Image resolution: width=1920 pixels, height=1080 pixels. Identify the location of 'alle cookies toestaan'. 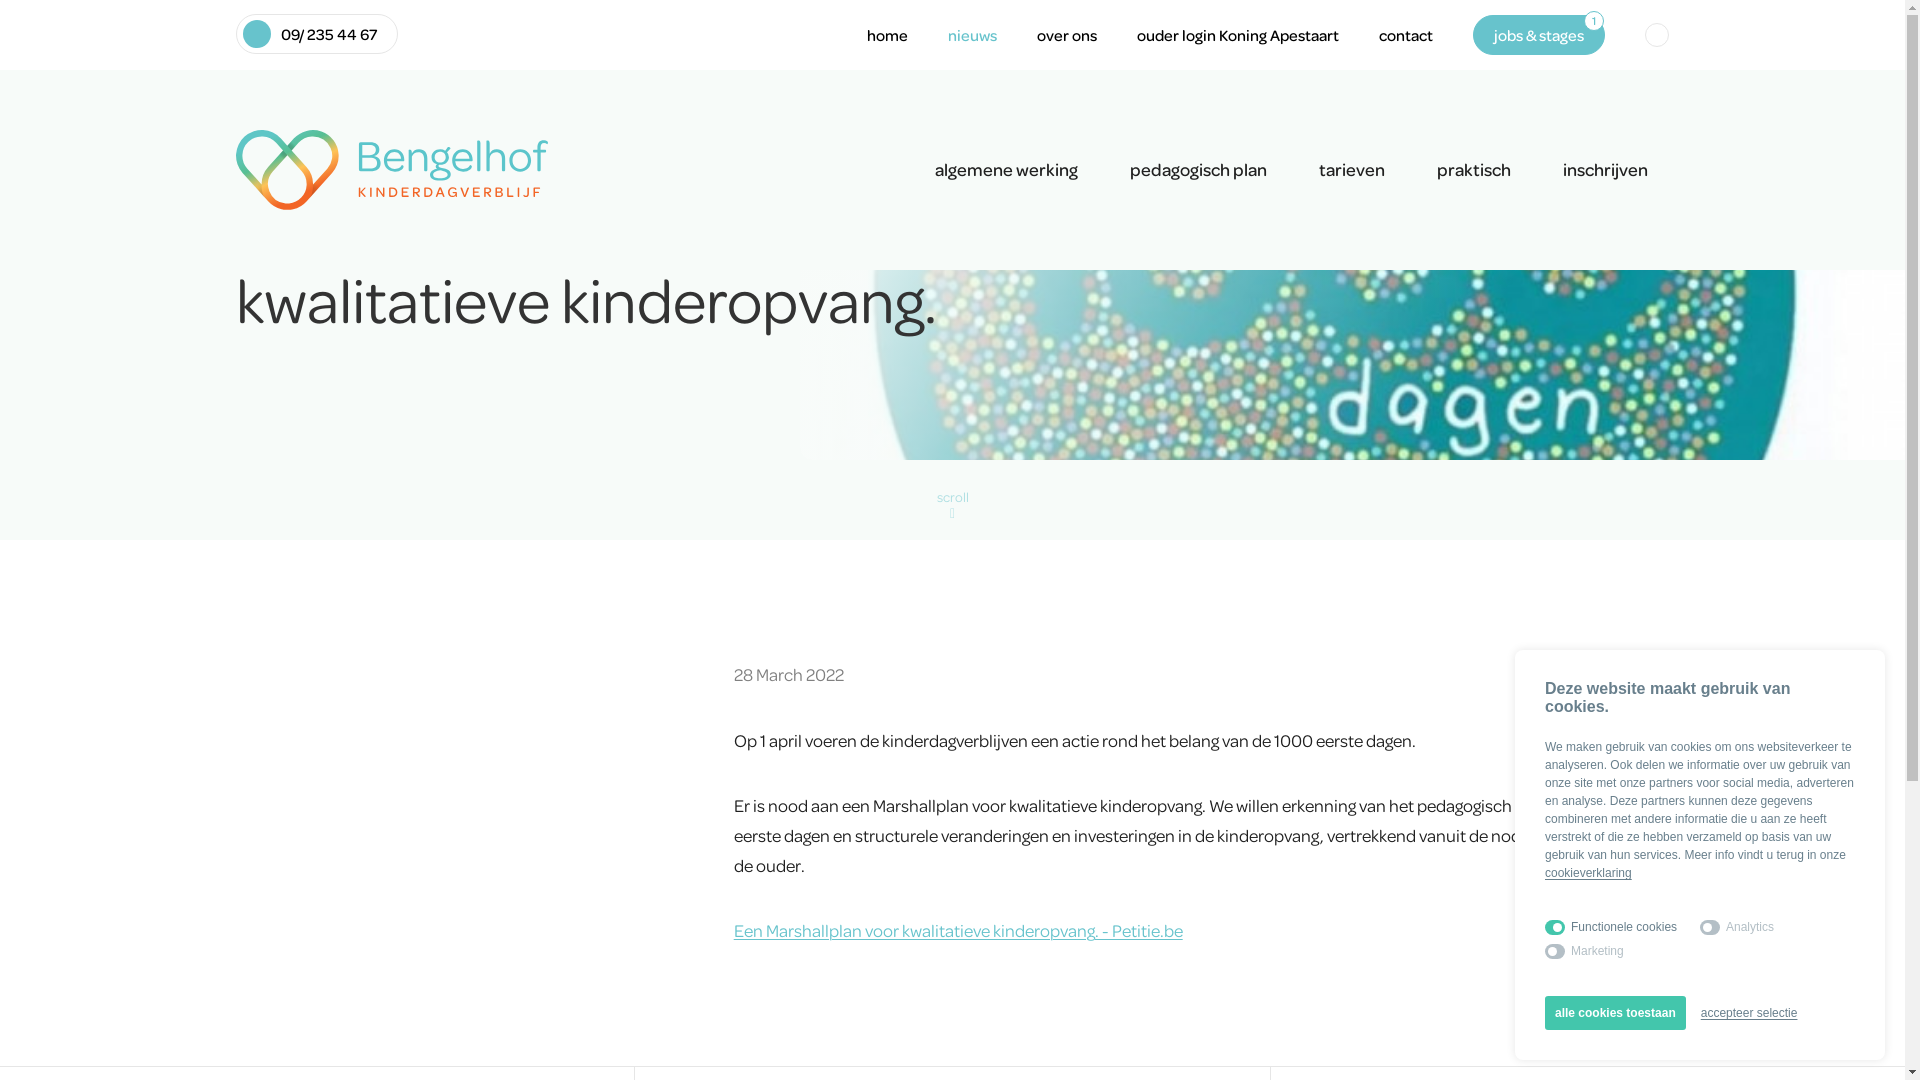
(1615, 1013).